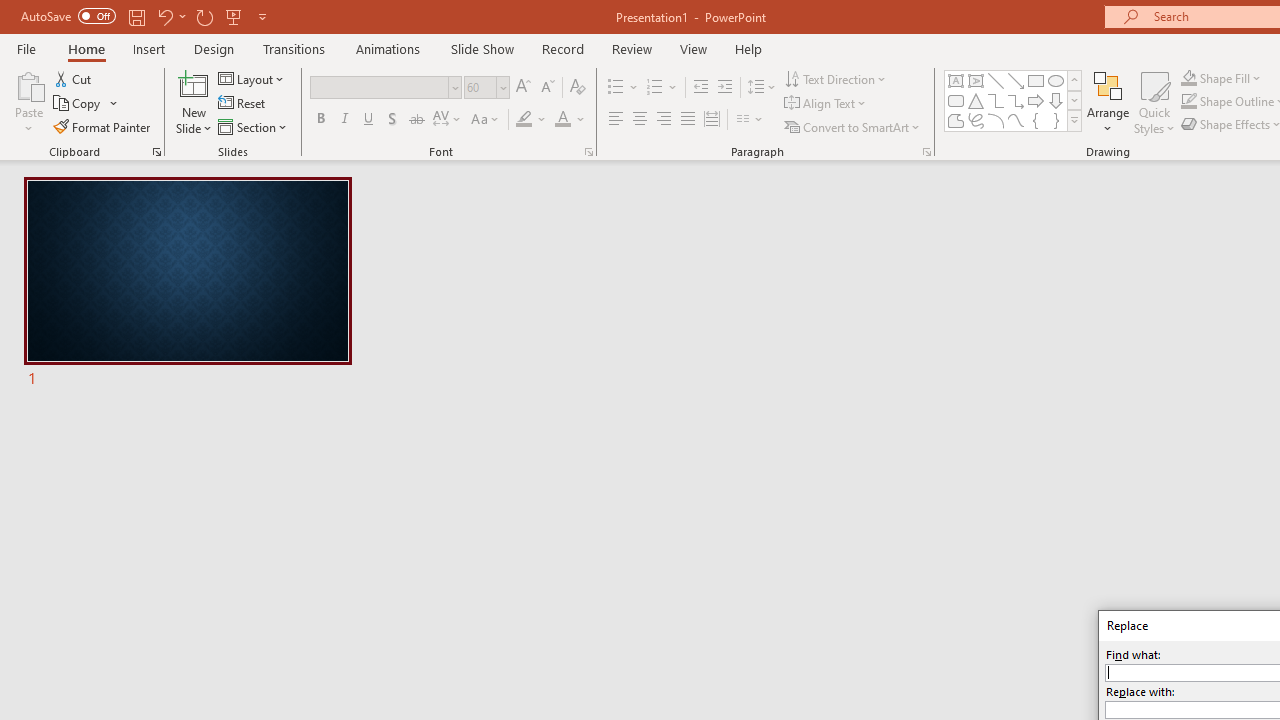  I want to click on 'Underline', so click(369, 119).